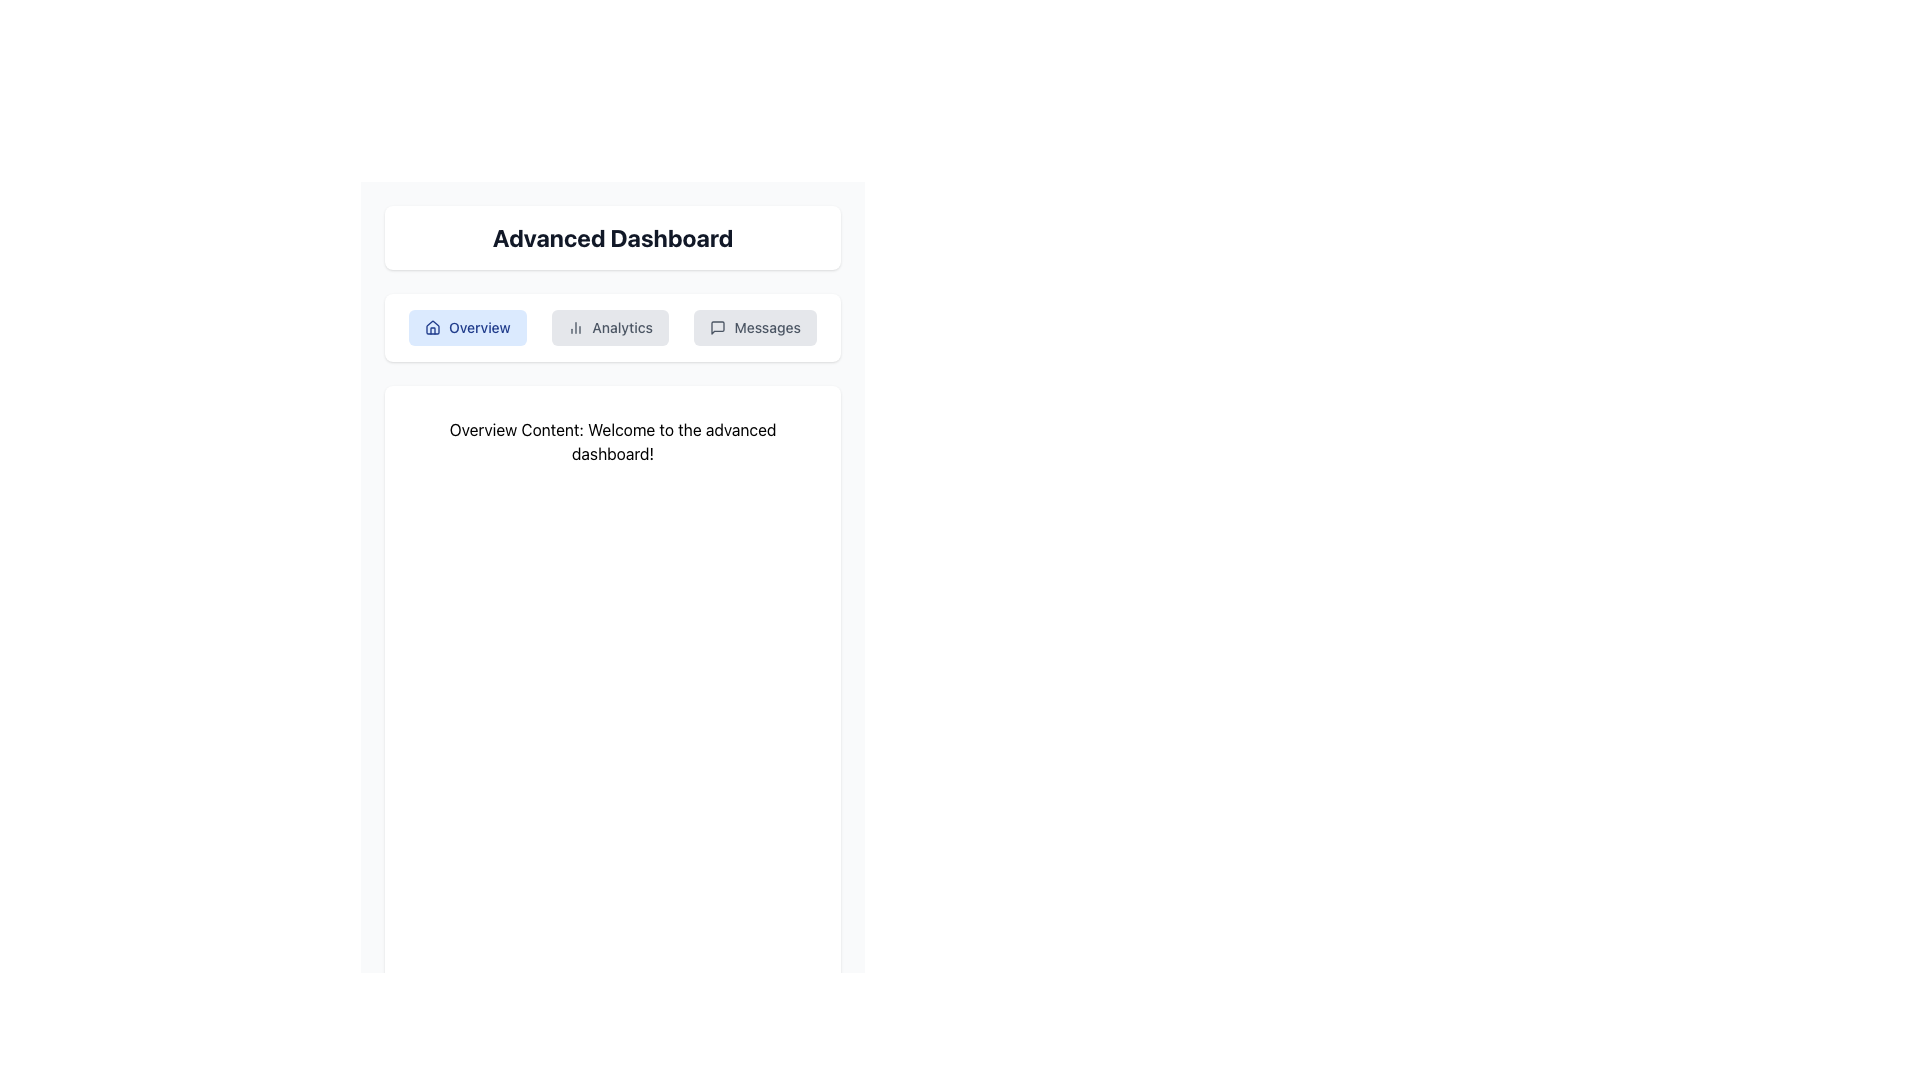  I want to click on the compact icon resembling a bar chart located within the 'Analytics' button, positioned between the 'Overview' and 'Messages' buttons, so click(575, 326).